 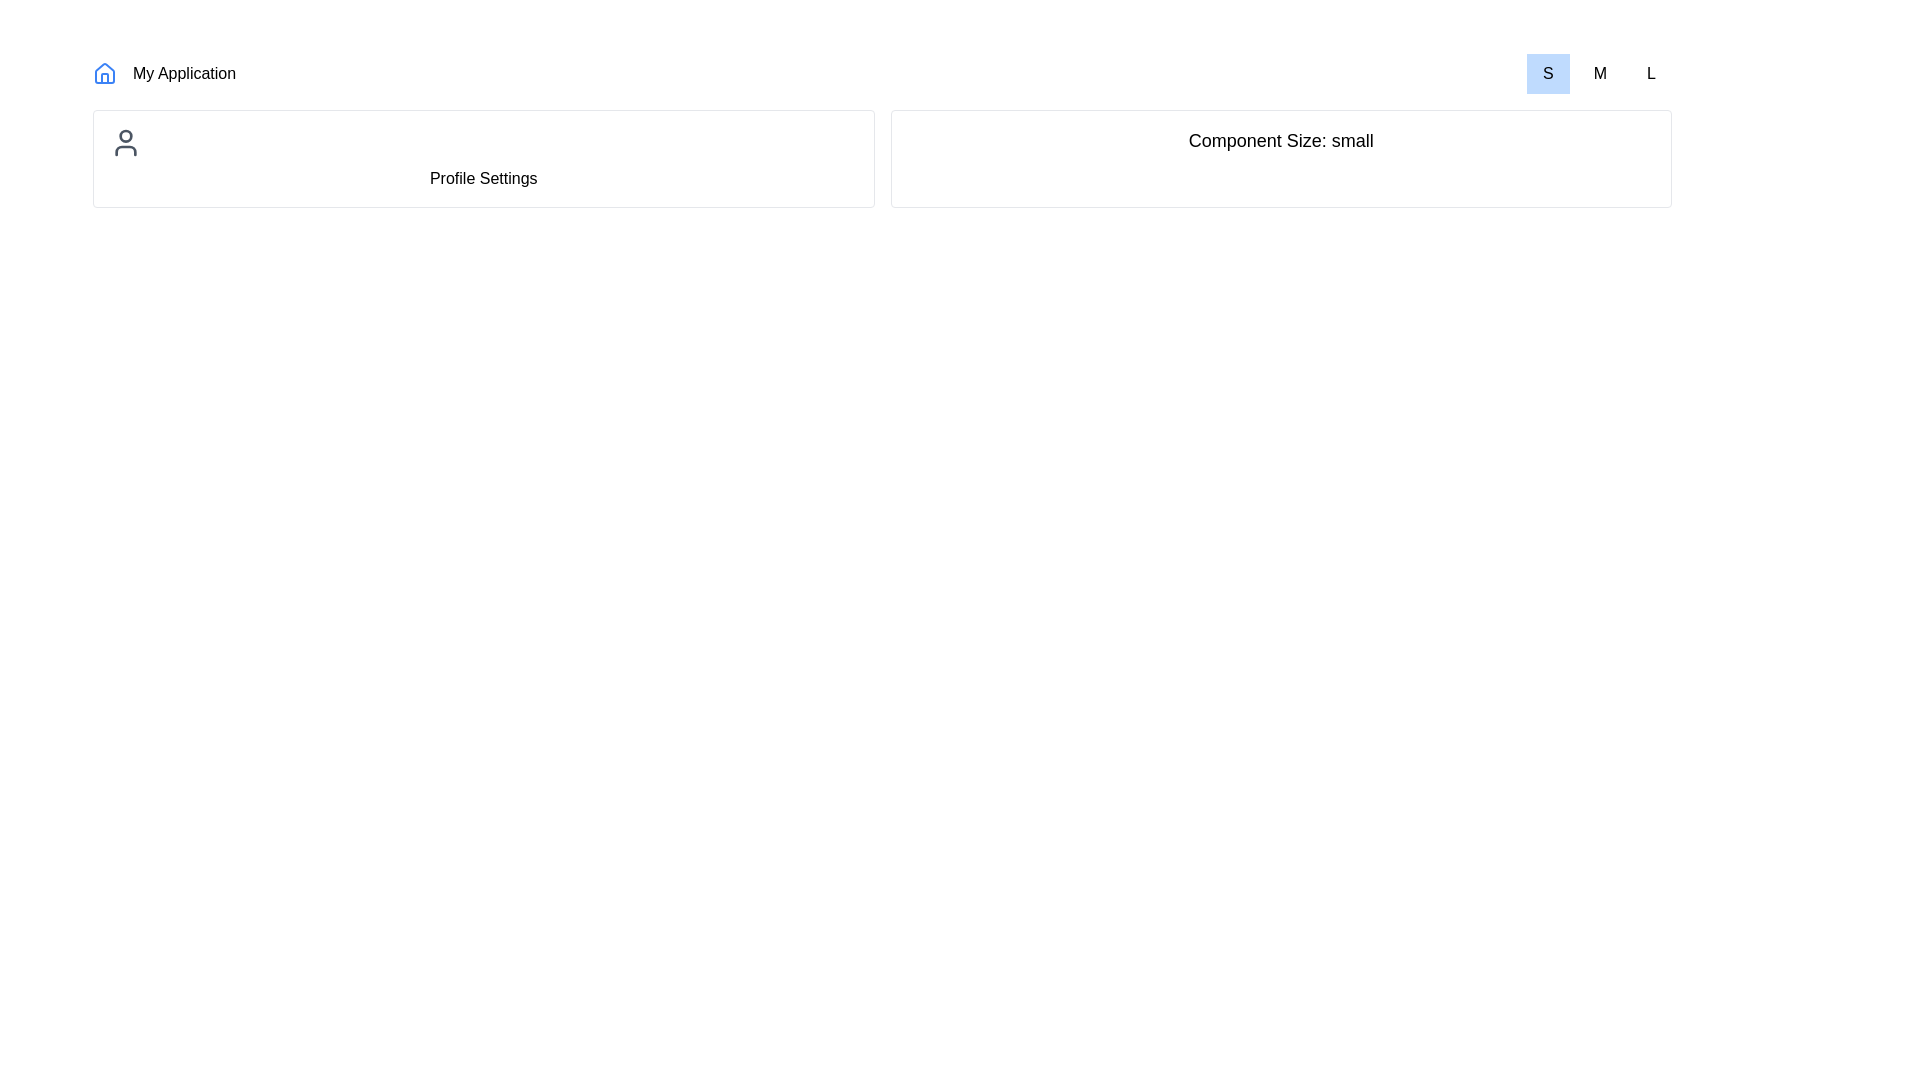 I want to click on the rectangular button labeled 'M', so click(x=1600, y=72).